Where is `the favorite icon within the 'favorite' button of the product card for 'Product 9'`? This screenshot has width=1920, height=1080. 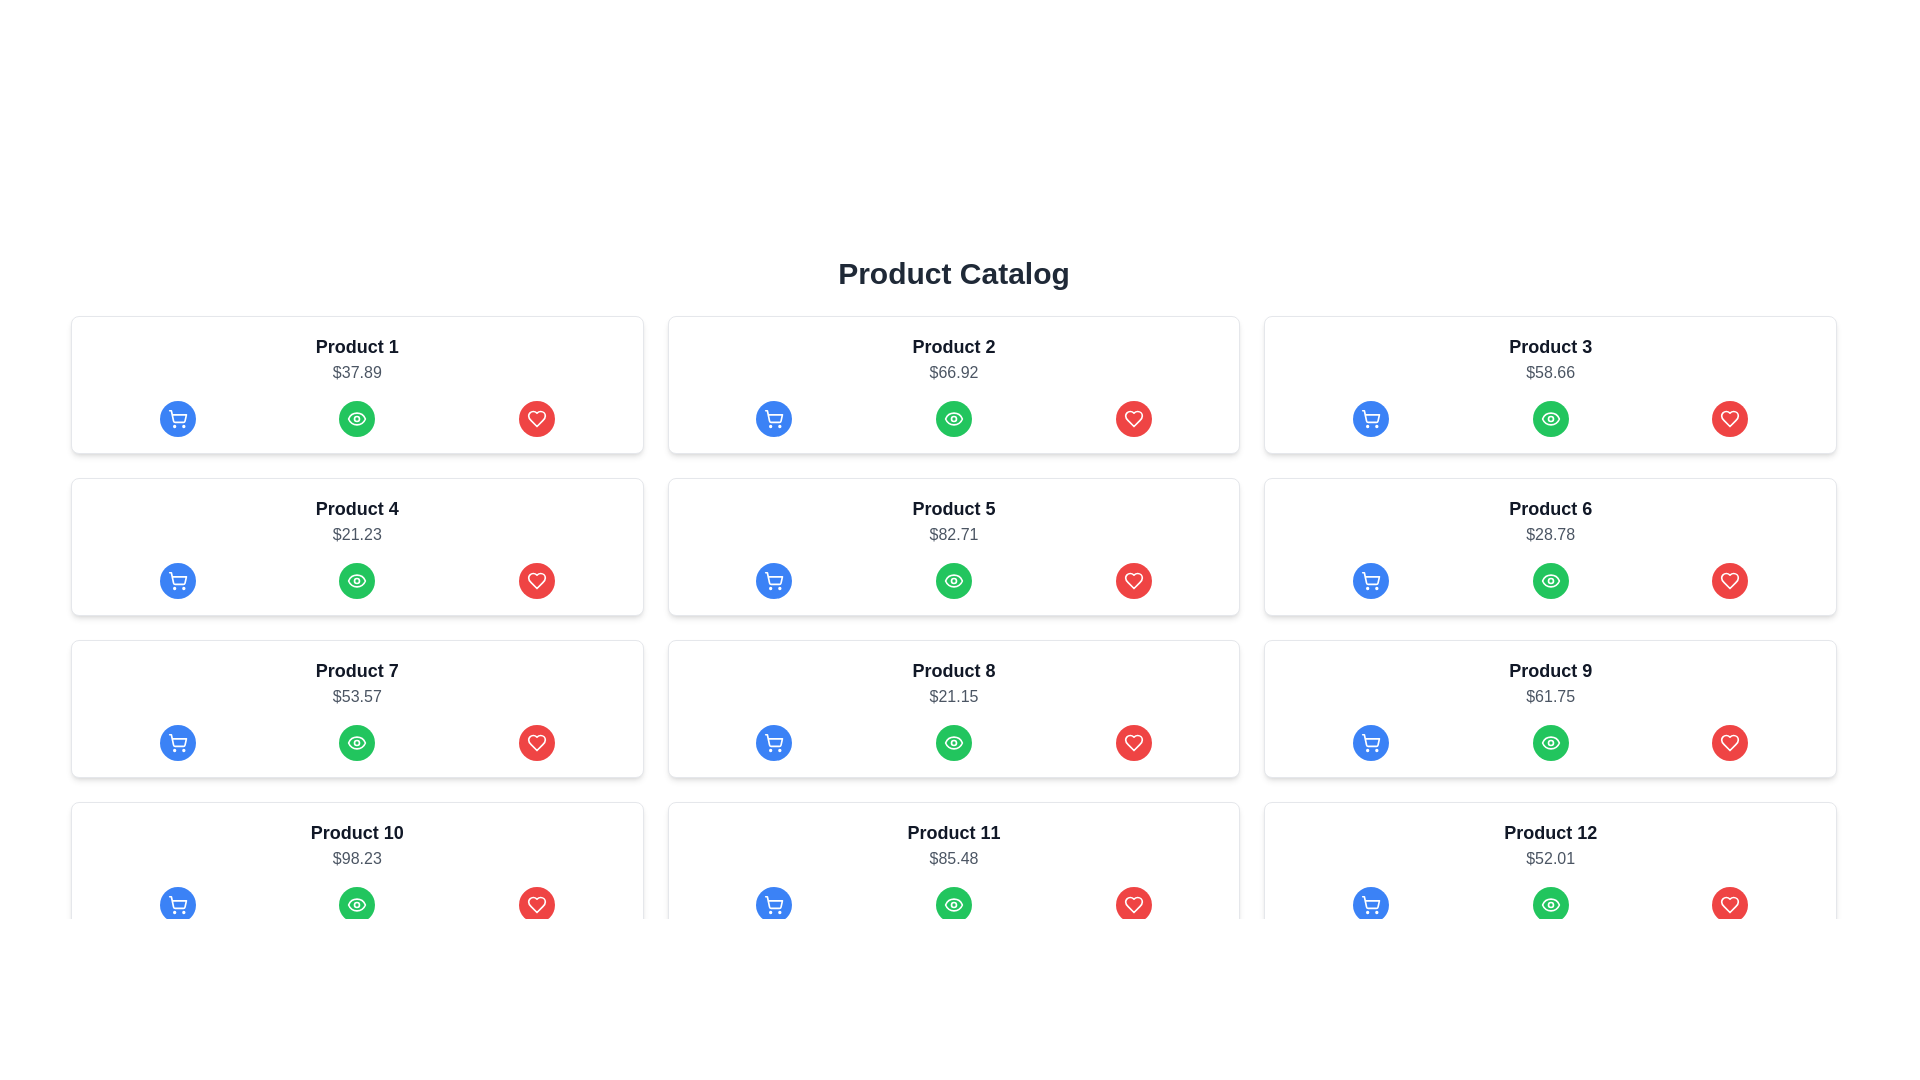
the favorite icon within the 'favorite' button of the product card for 'Product 9' is located at coordinates (1729, 743).